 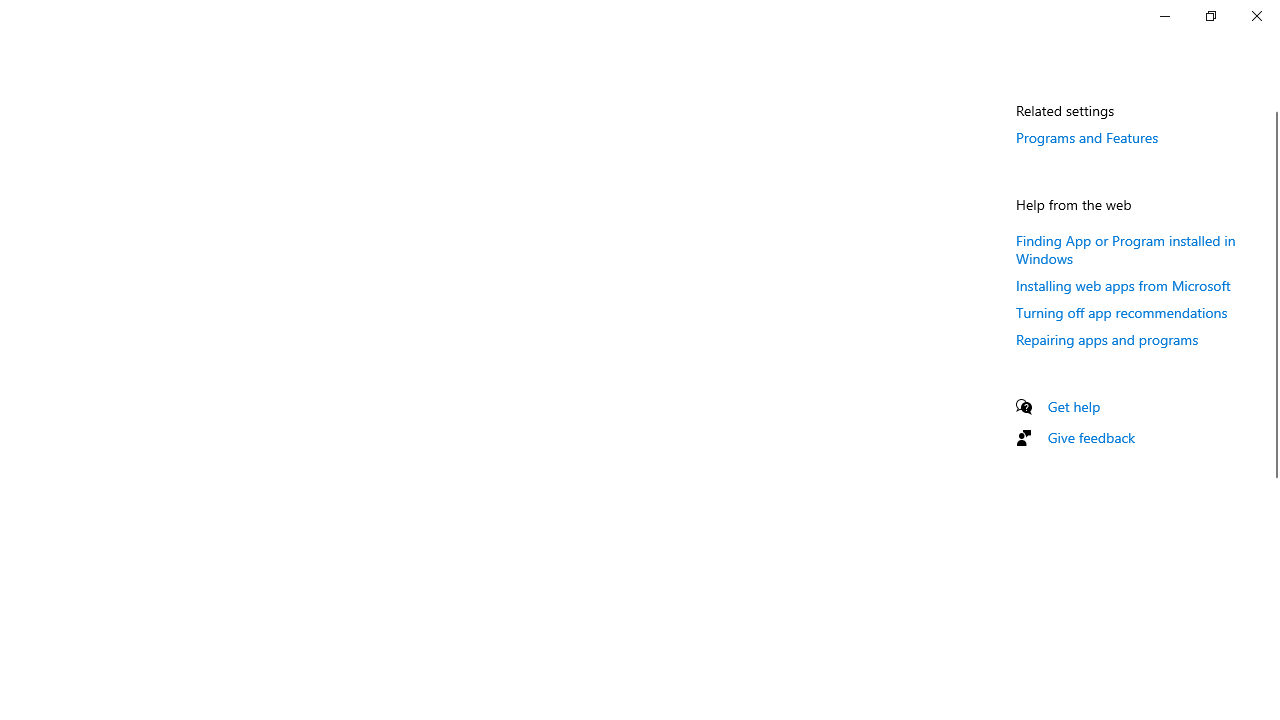 I want to click on 'Vertical Small Decrease', so click(x=1271, y=104).